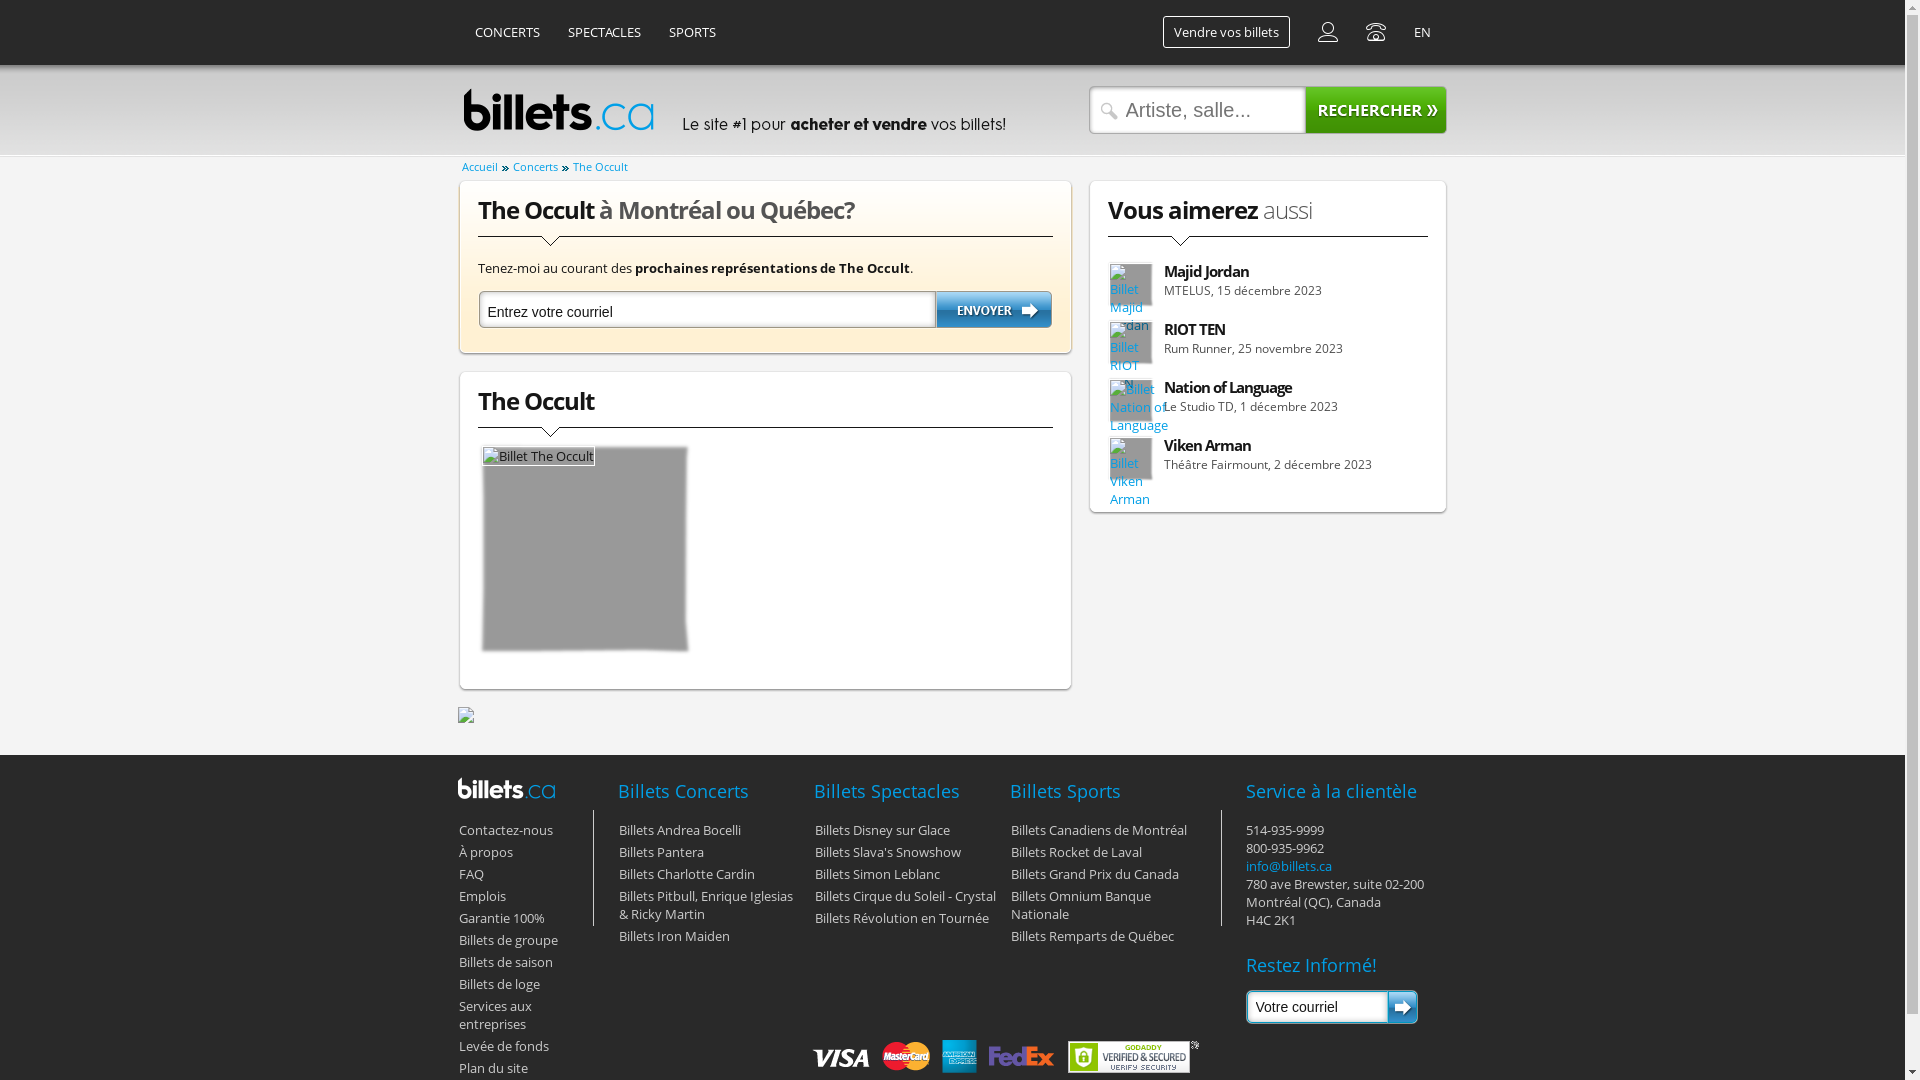 Image resolution: width=1920 pixels, height=1080 pixels. What do you see at coordinates (1420, 31) in the screenshot?
I see `'EN'` at bounding box center [1420, 31].